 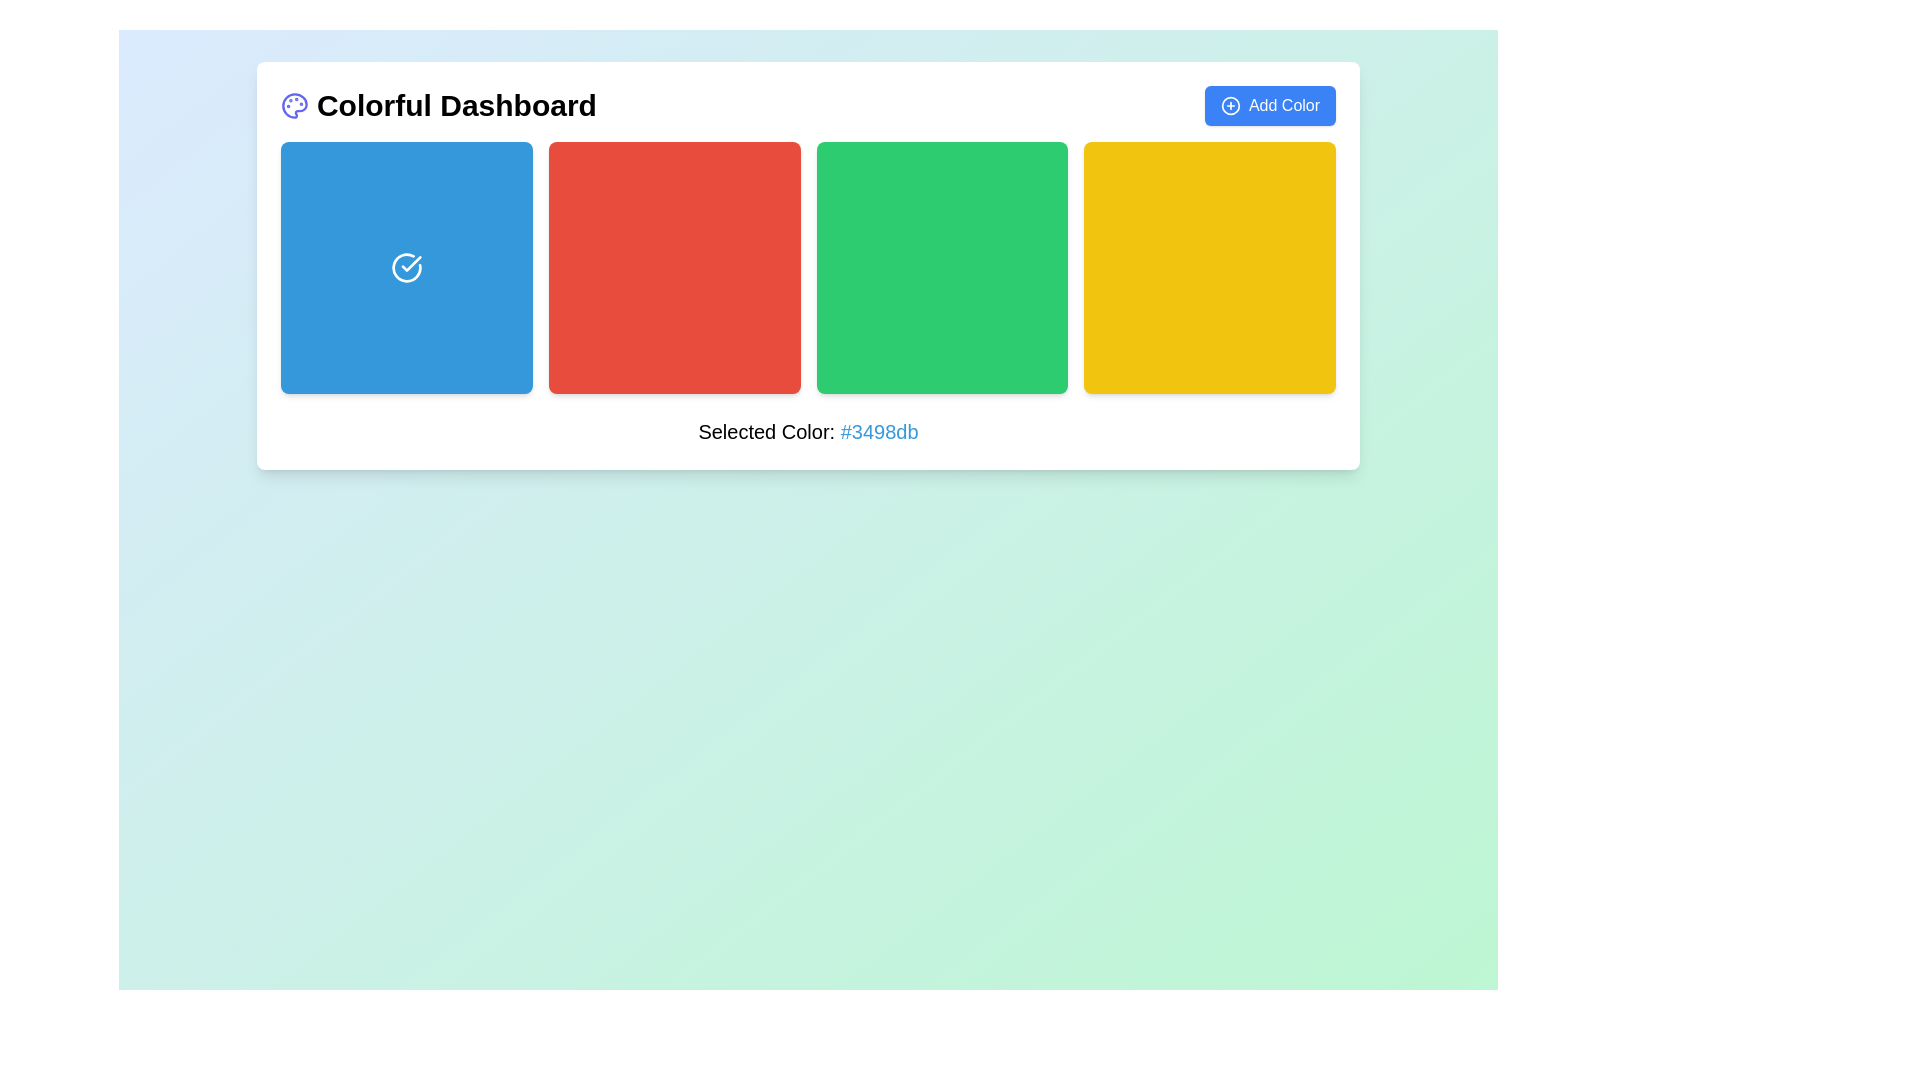 What do you see at coordinates (808, 430) in the screenshot?
I see `the Text Display element that shows 'Selected Color: #3498db', which is centrally located at the bottom of the color box section` at bounding box center [808, 430].